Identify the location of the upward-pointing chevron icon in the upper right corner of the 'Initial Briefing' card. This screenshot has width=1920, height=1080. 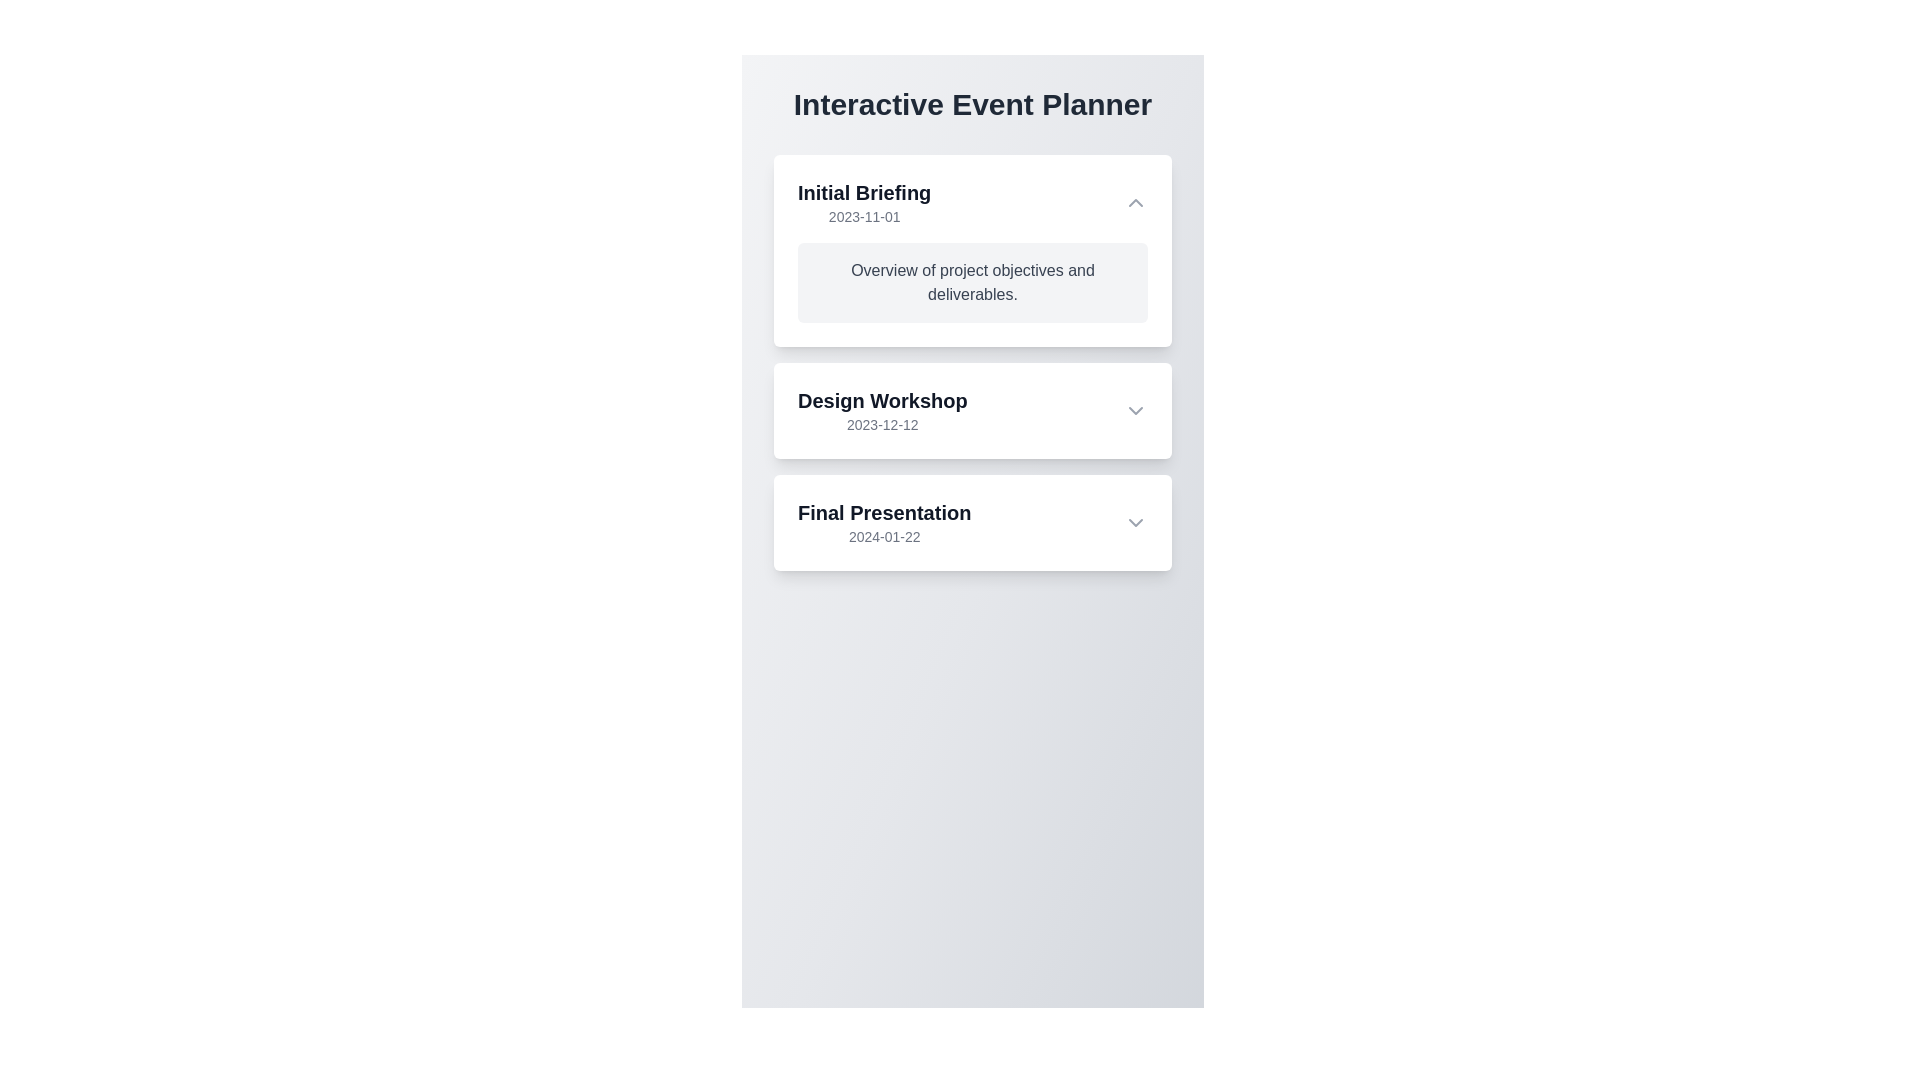
(1136, 203).